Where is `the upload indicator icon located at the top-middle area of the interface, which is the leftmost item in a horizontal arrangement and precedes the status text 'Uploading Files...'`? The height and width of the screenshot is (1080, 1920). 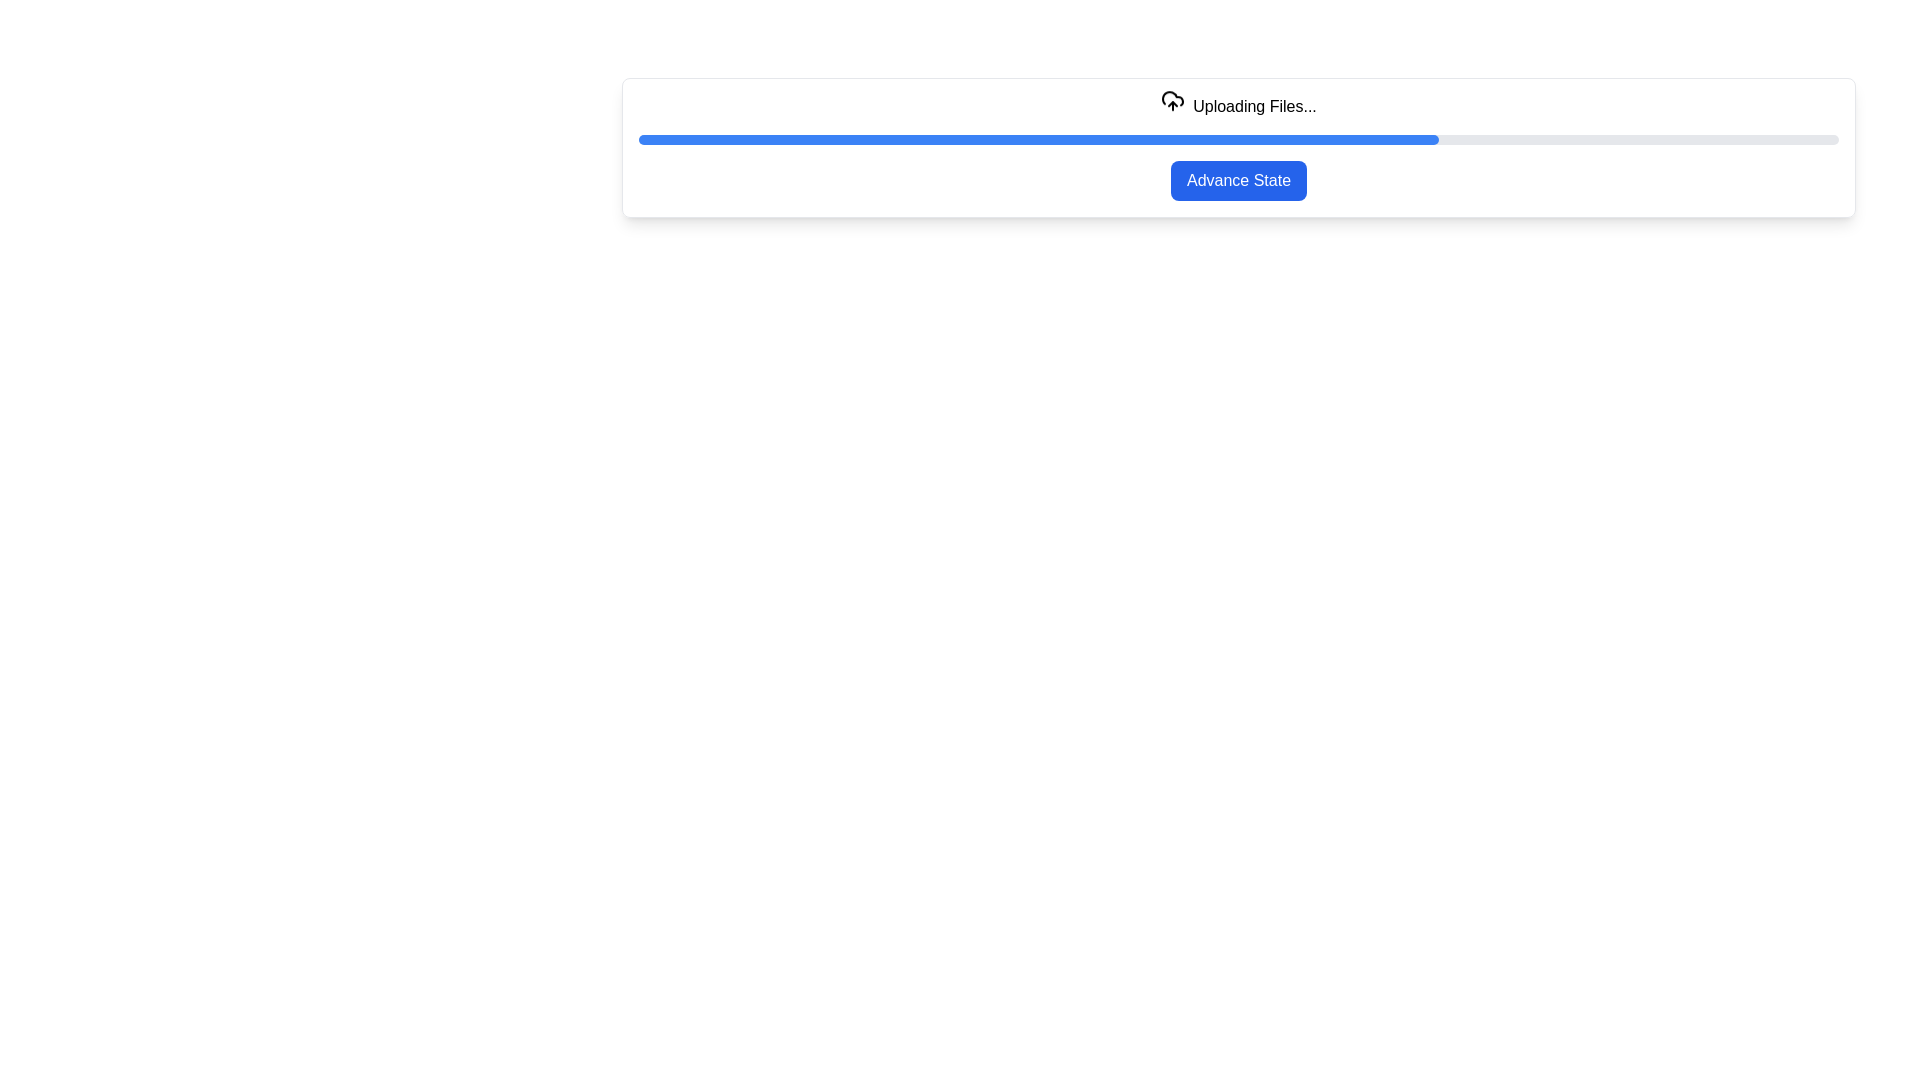
the upload indicator icon located at the top-middle area of the interface, which is the leftmost item in a horizontal arrangement and precedes the status text 'Uploading Files...' is located at coordinates (1173, 104).